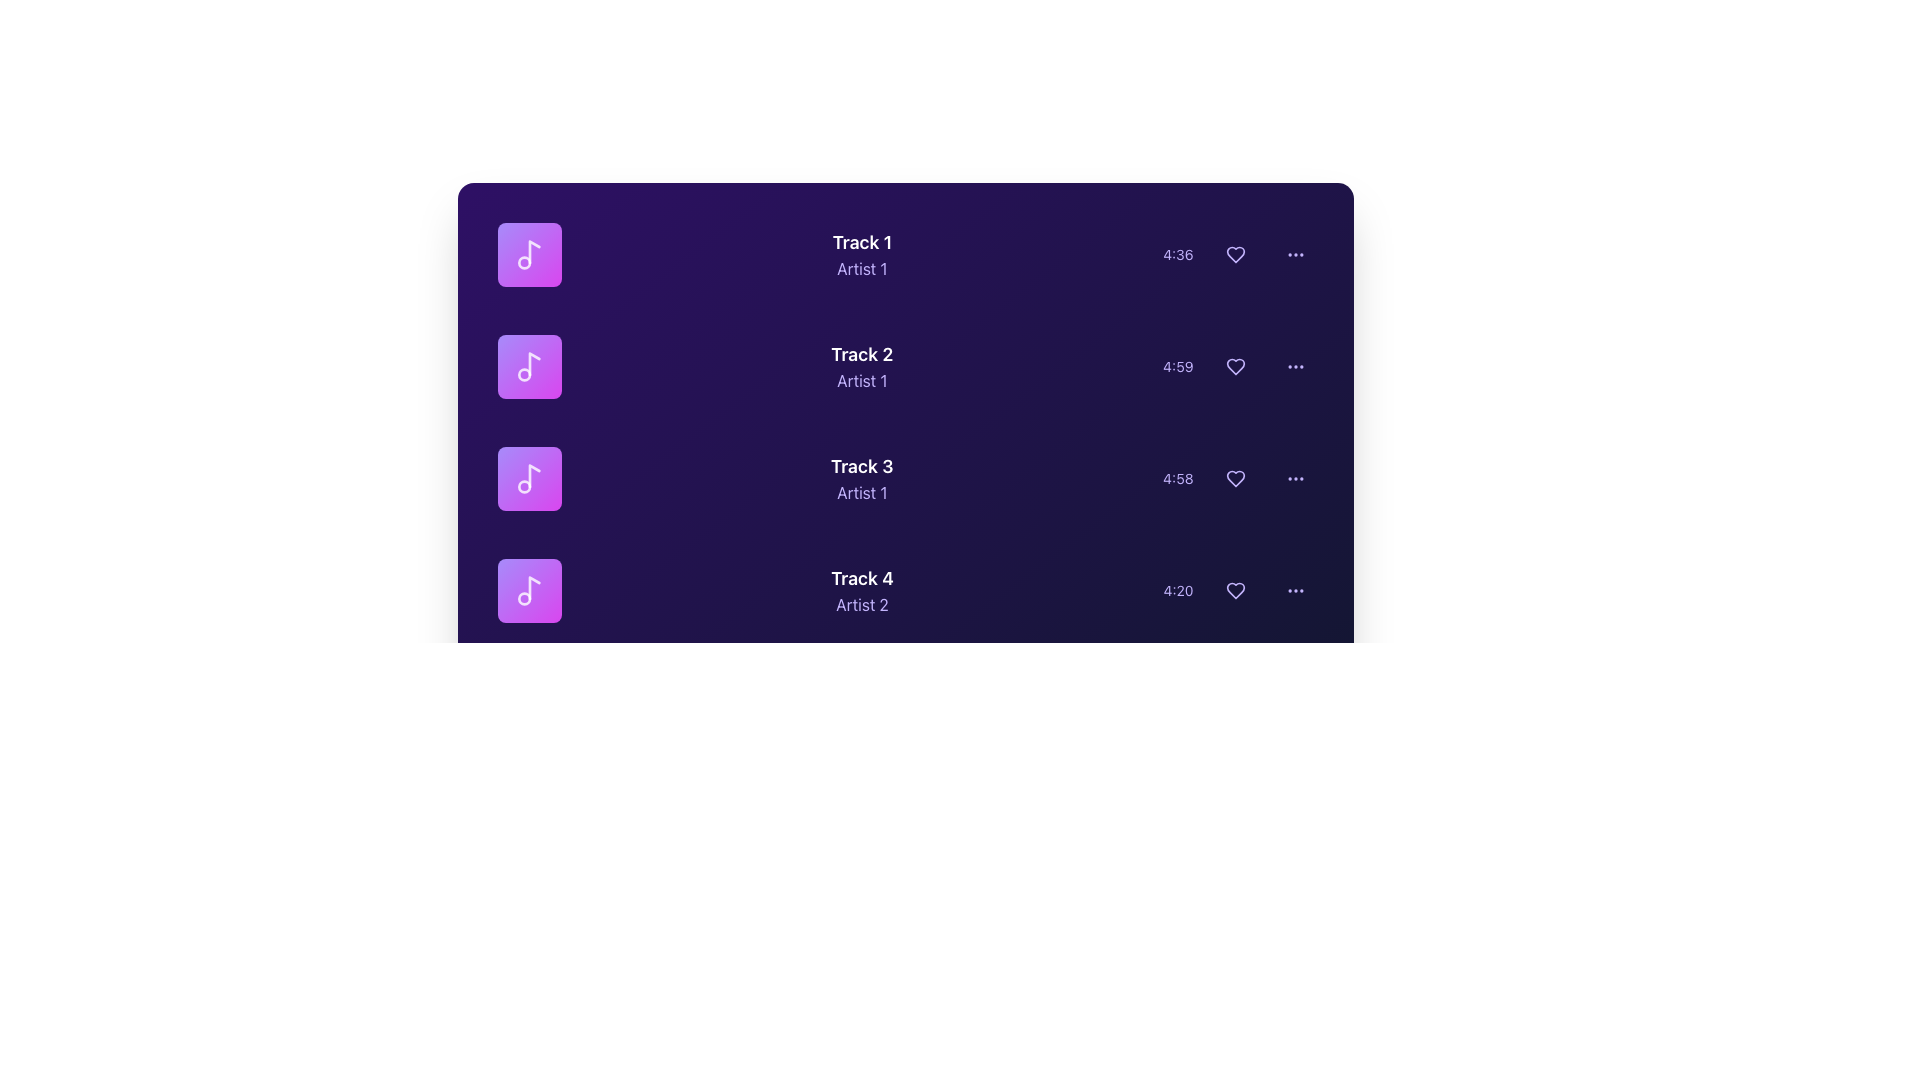 The width and height of the screenshot is (1920, 1080). Describe the element at coordinates (1295, 366) in the screenshot. I see `the ellipsis icon consisting of three purple circular dots in the action section of 'Track 2'` at that location.